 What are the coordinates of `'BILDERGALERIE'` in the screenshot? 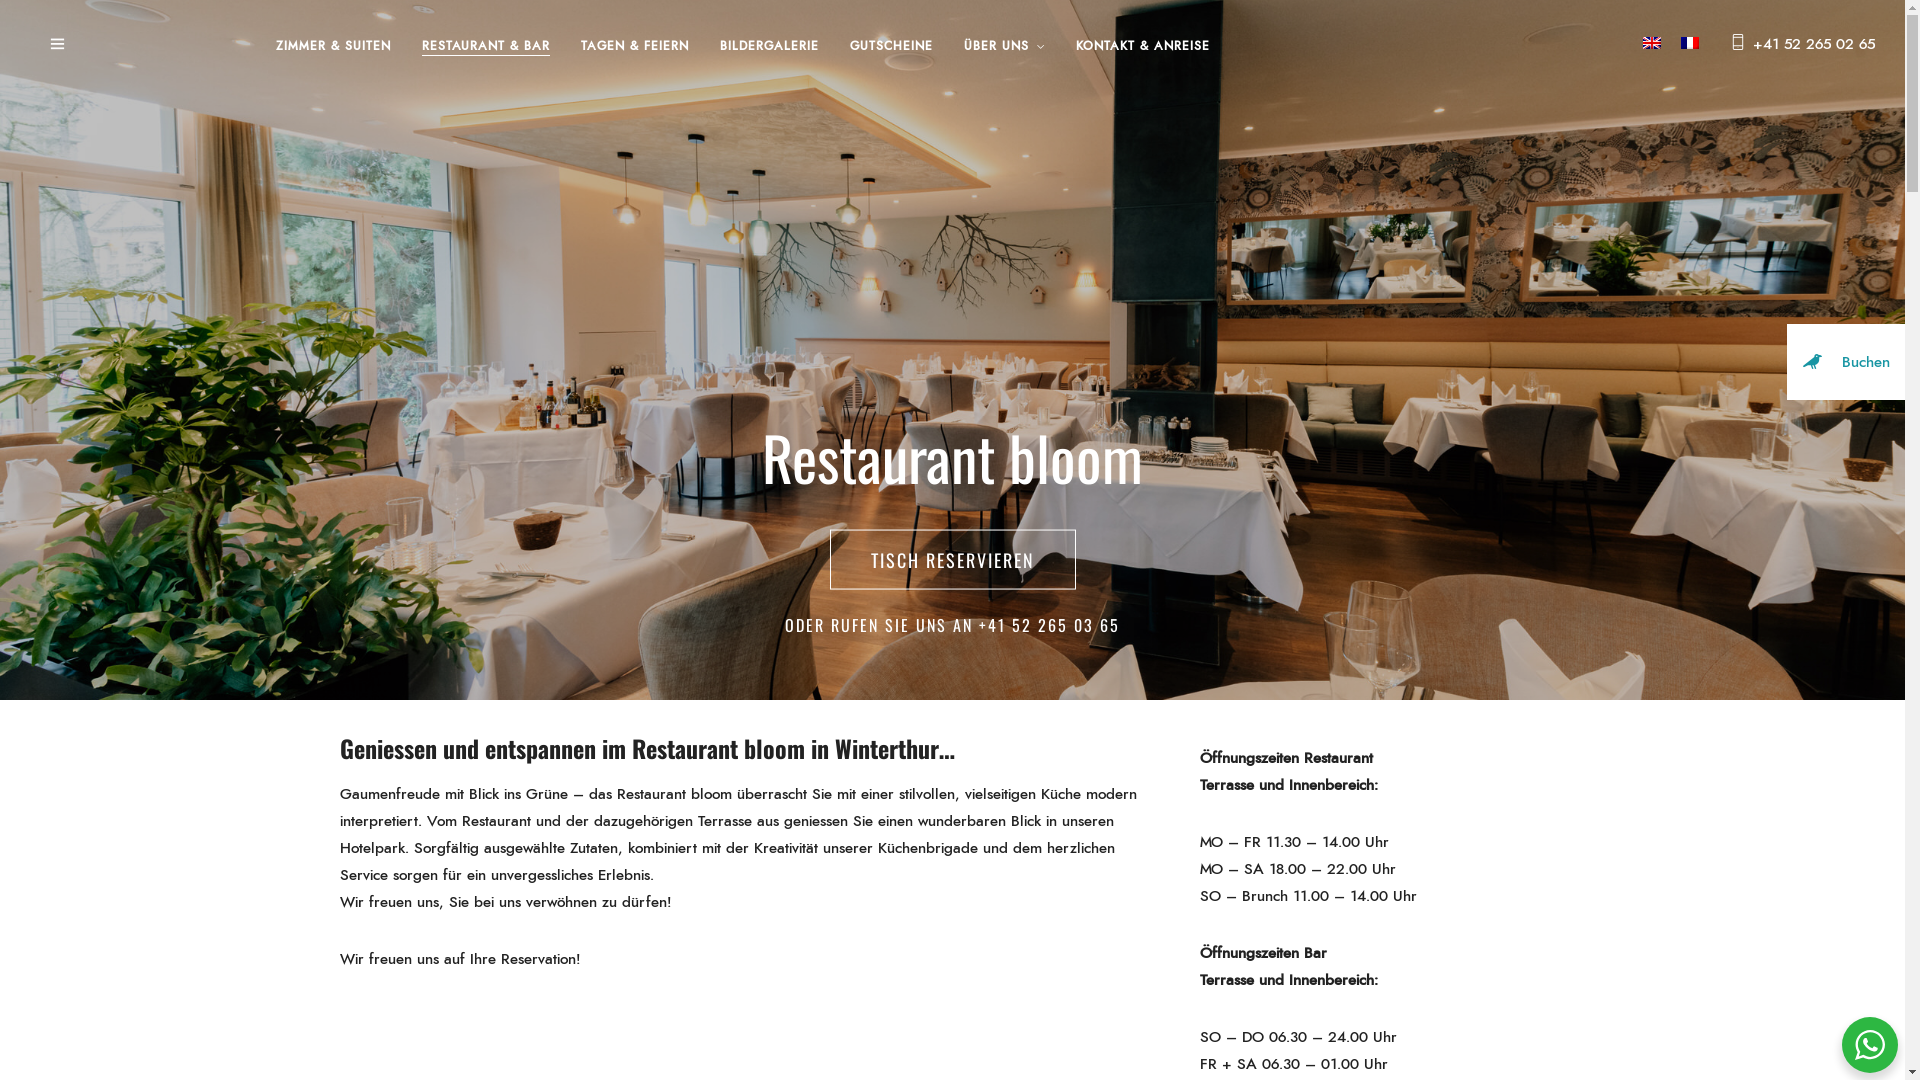 It's located at (768, 45).